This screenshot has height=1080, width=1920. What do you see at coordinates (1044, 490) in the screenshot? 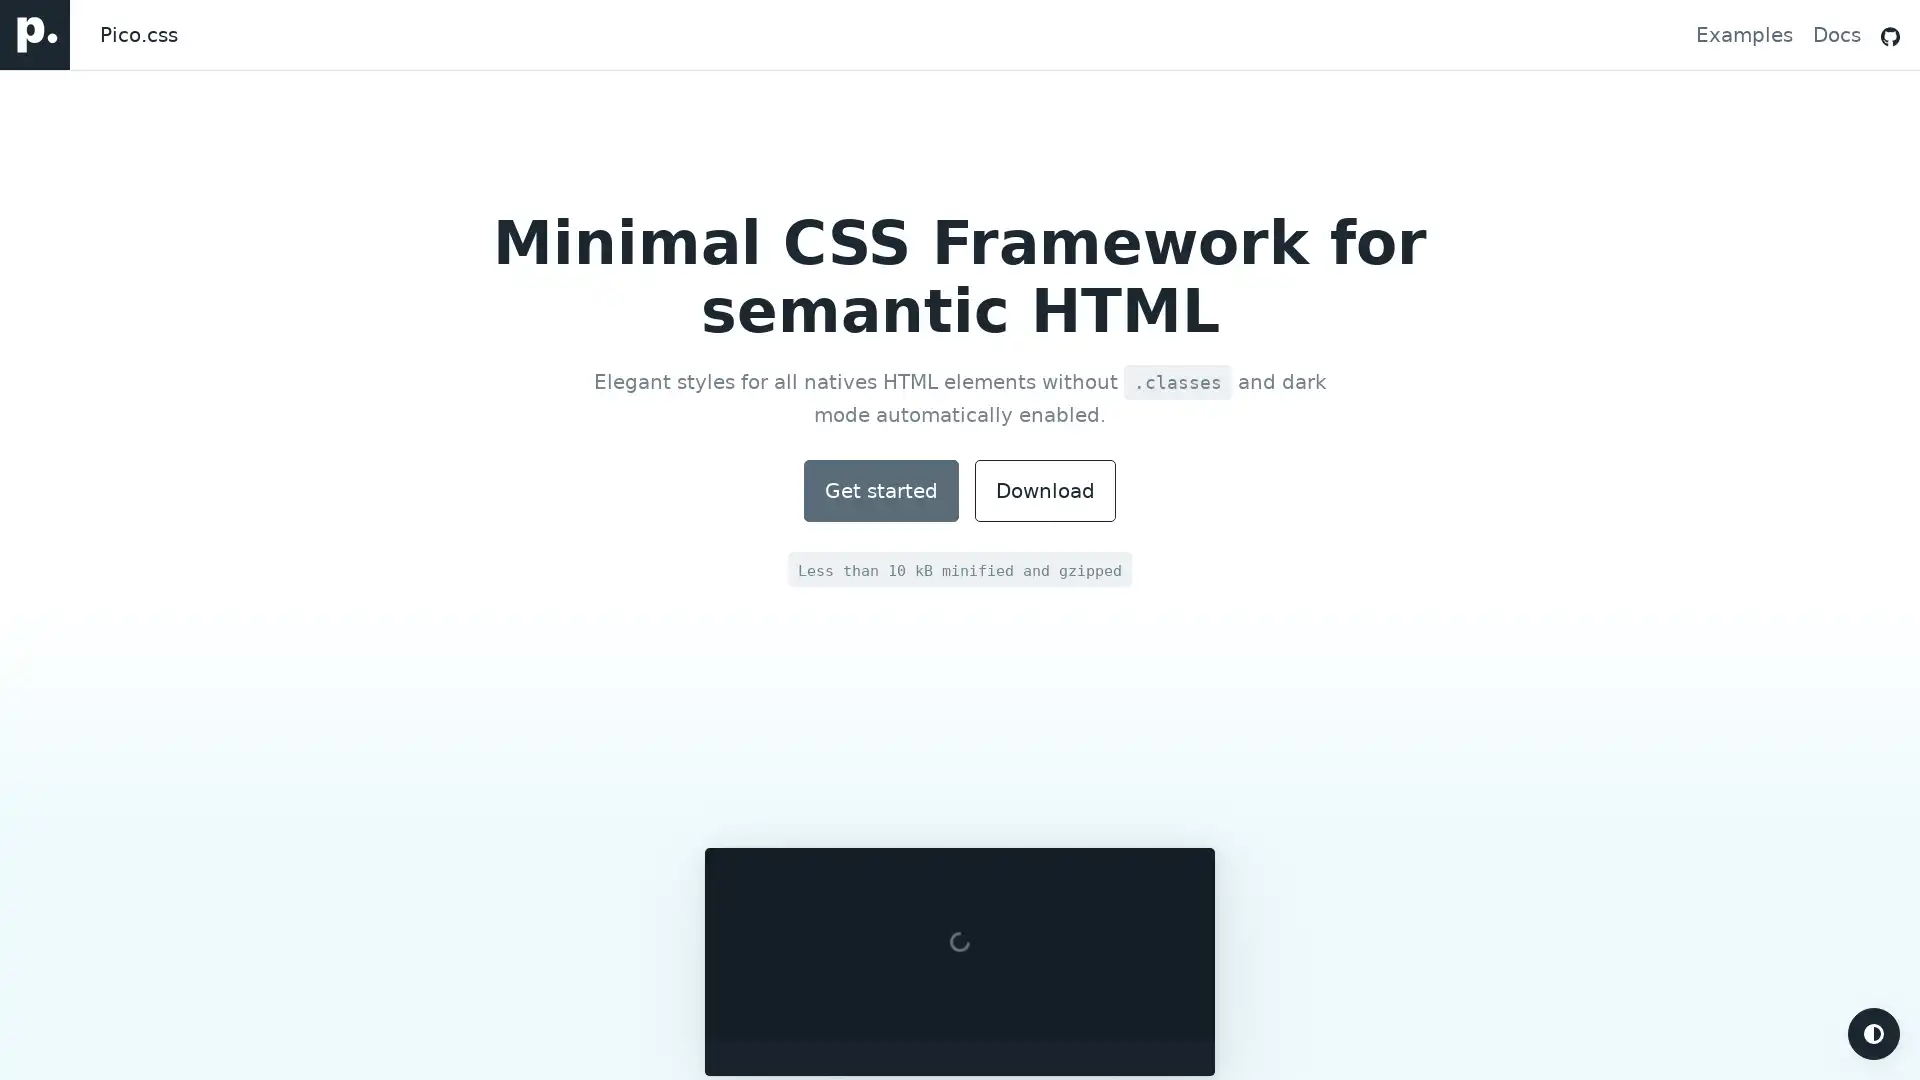
I see `Download` at bounding box center [1044, 490].